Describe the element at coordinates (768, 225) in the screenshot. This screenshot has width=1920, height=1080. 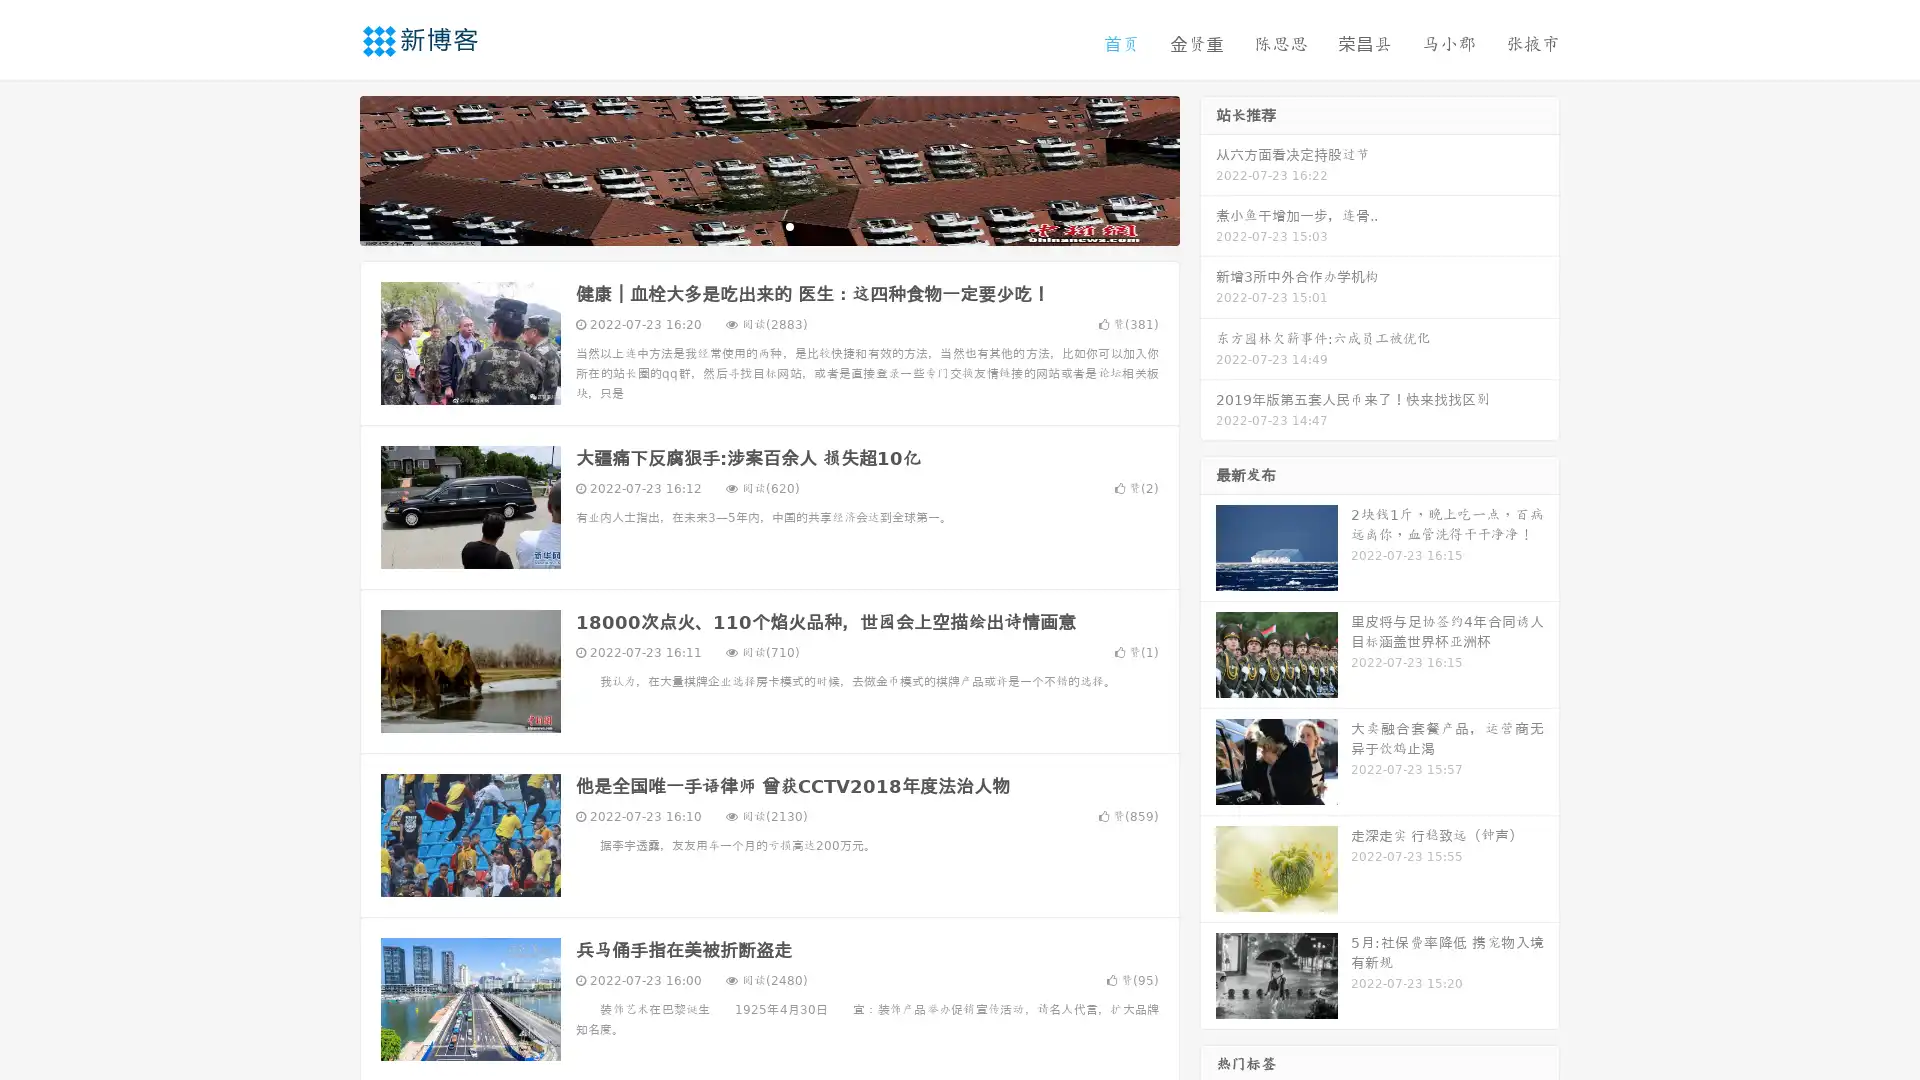
I see `Go to slide 2` at that location.